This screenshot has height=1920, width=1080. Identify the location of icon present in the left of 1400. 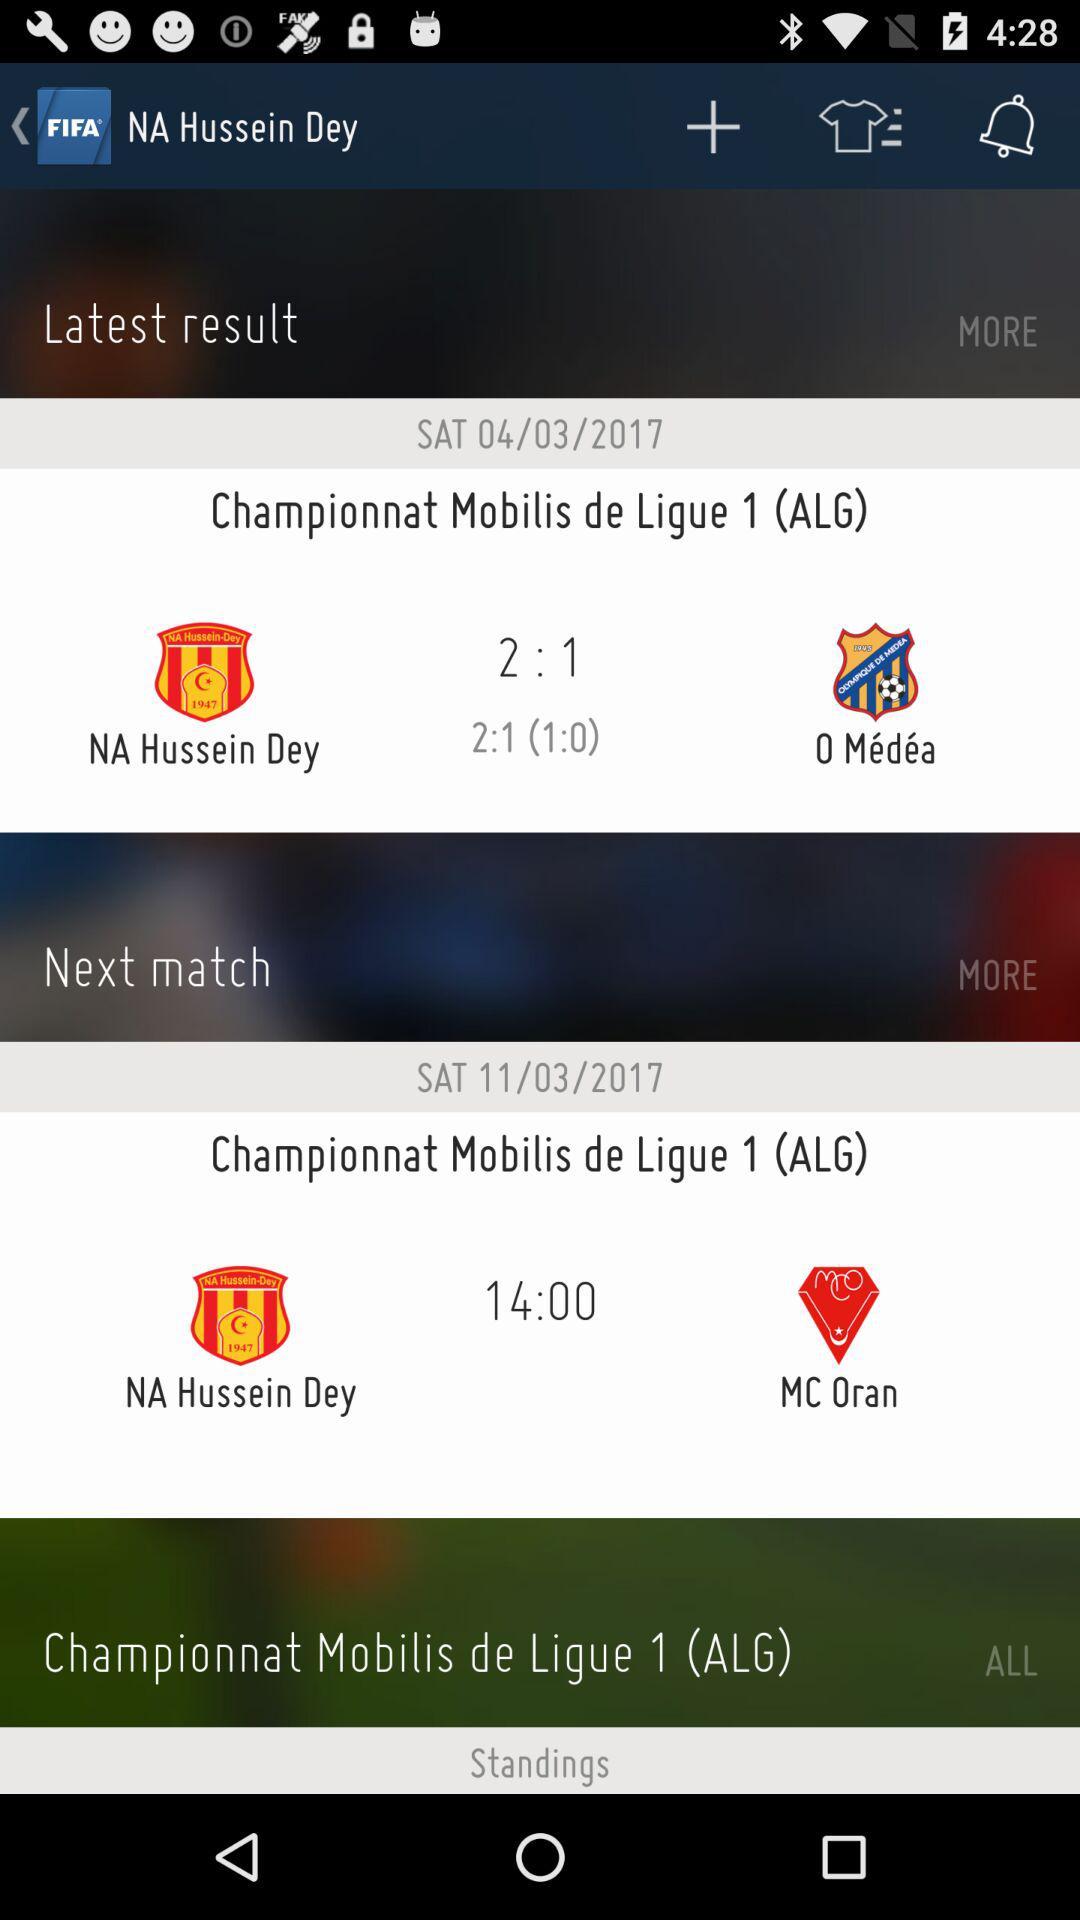
(239, 1315).